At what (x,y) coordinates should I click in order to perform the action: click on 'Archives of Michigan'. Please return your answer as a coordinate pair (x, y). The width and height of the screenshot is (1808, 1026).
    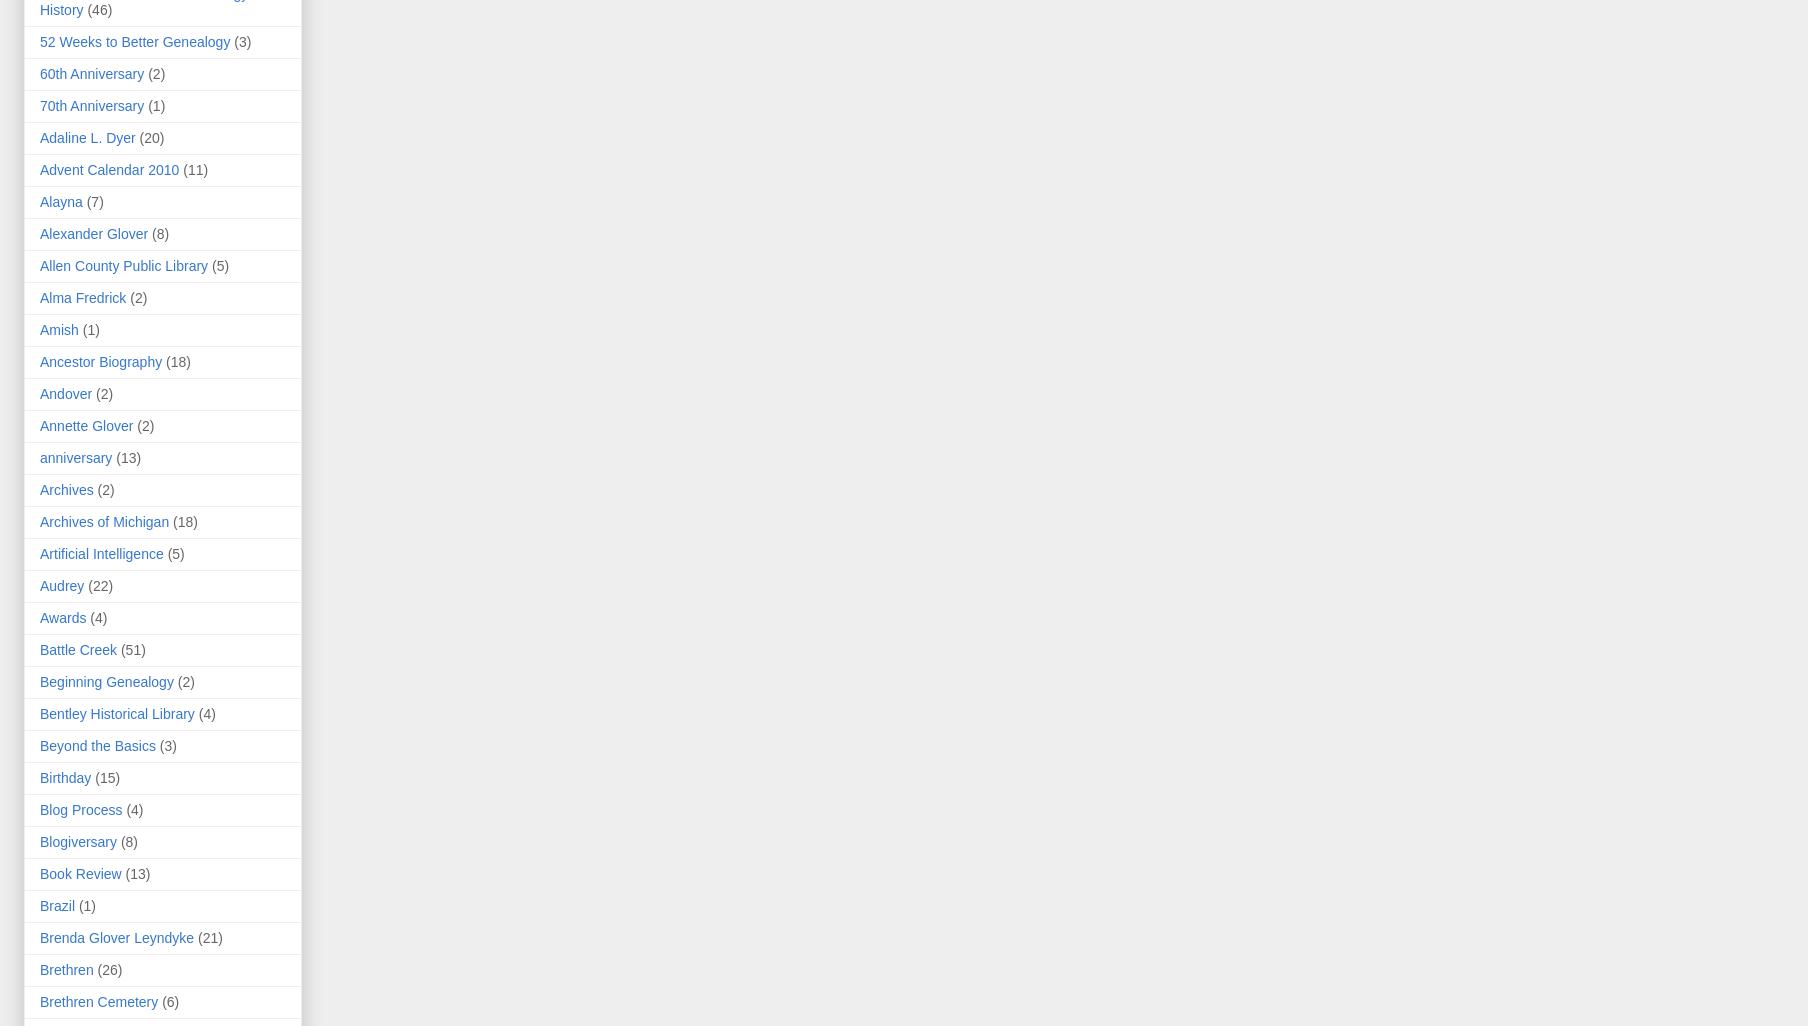
    Looking at the image, I should click on (103, 522).